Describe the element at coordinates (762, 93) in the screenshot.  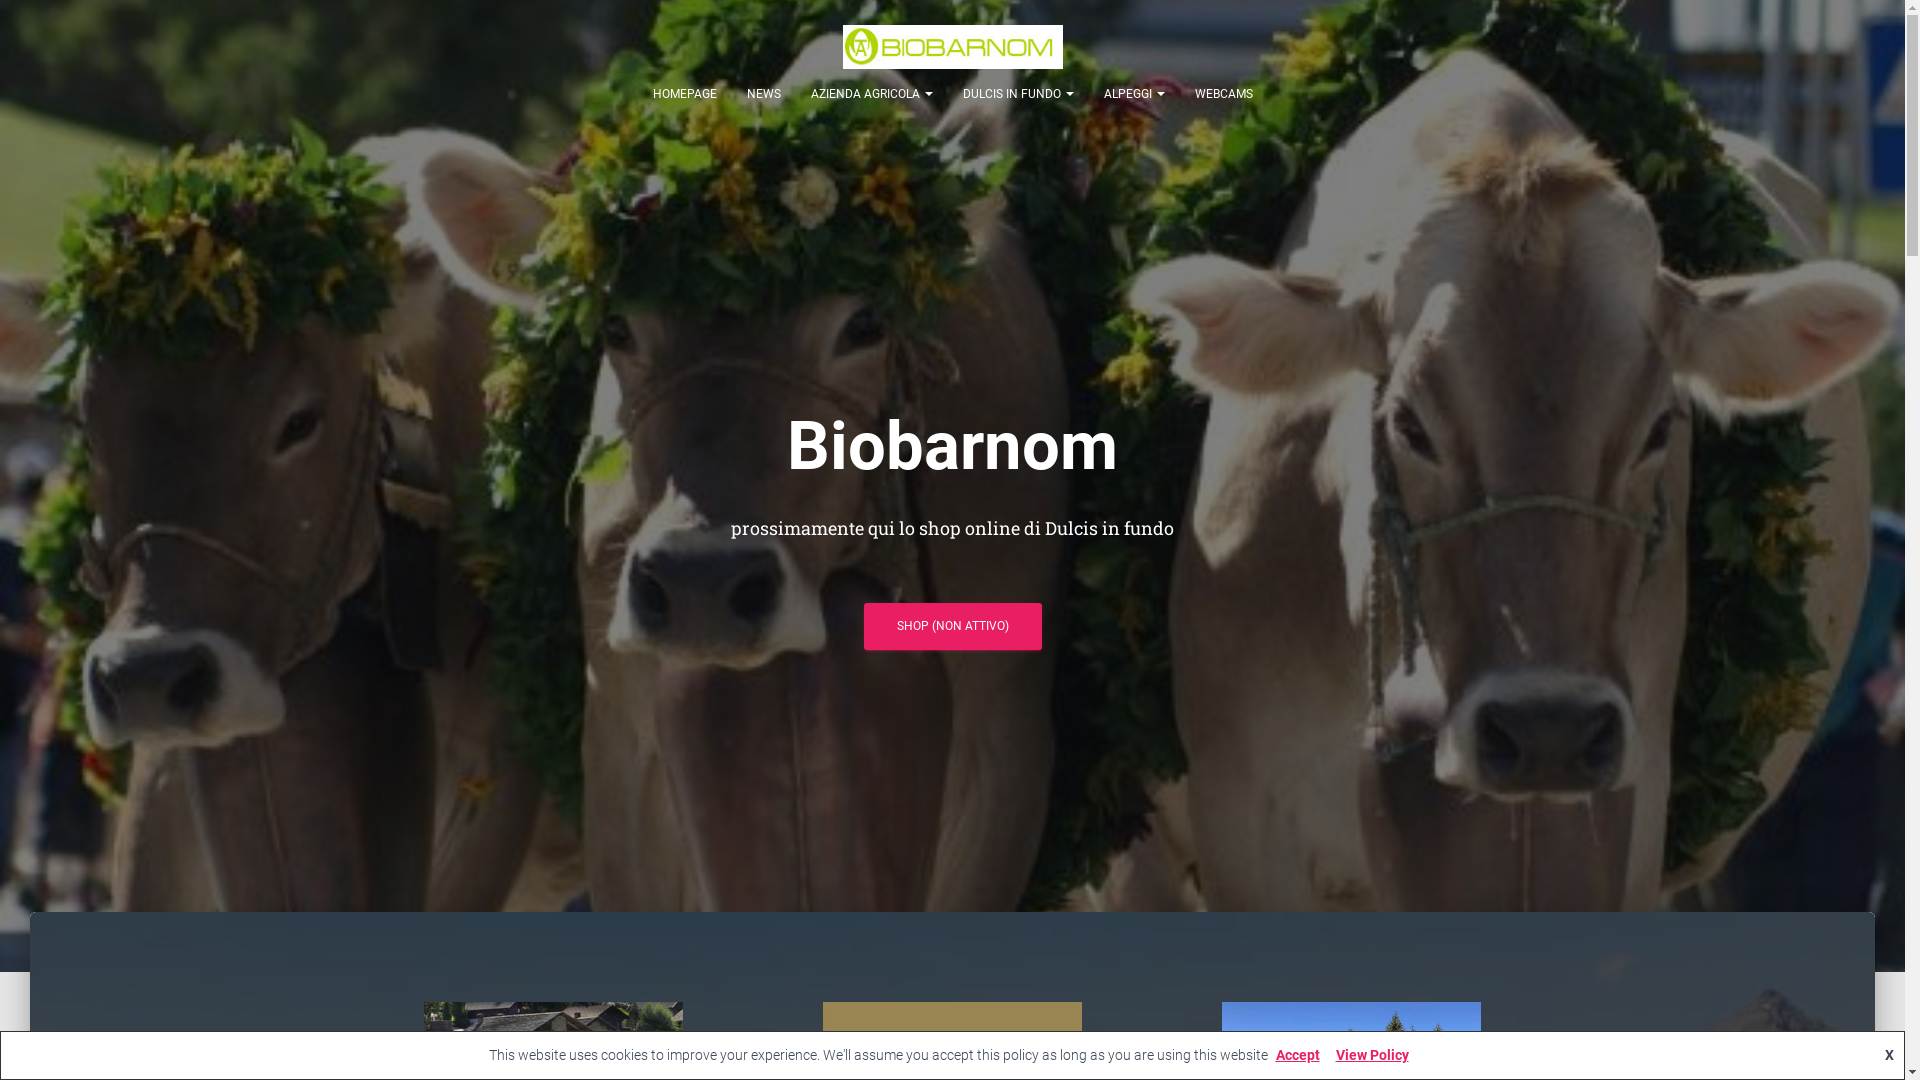
I see `'NEWS'` at that location.